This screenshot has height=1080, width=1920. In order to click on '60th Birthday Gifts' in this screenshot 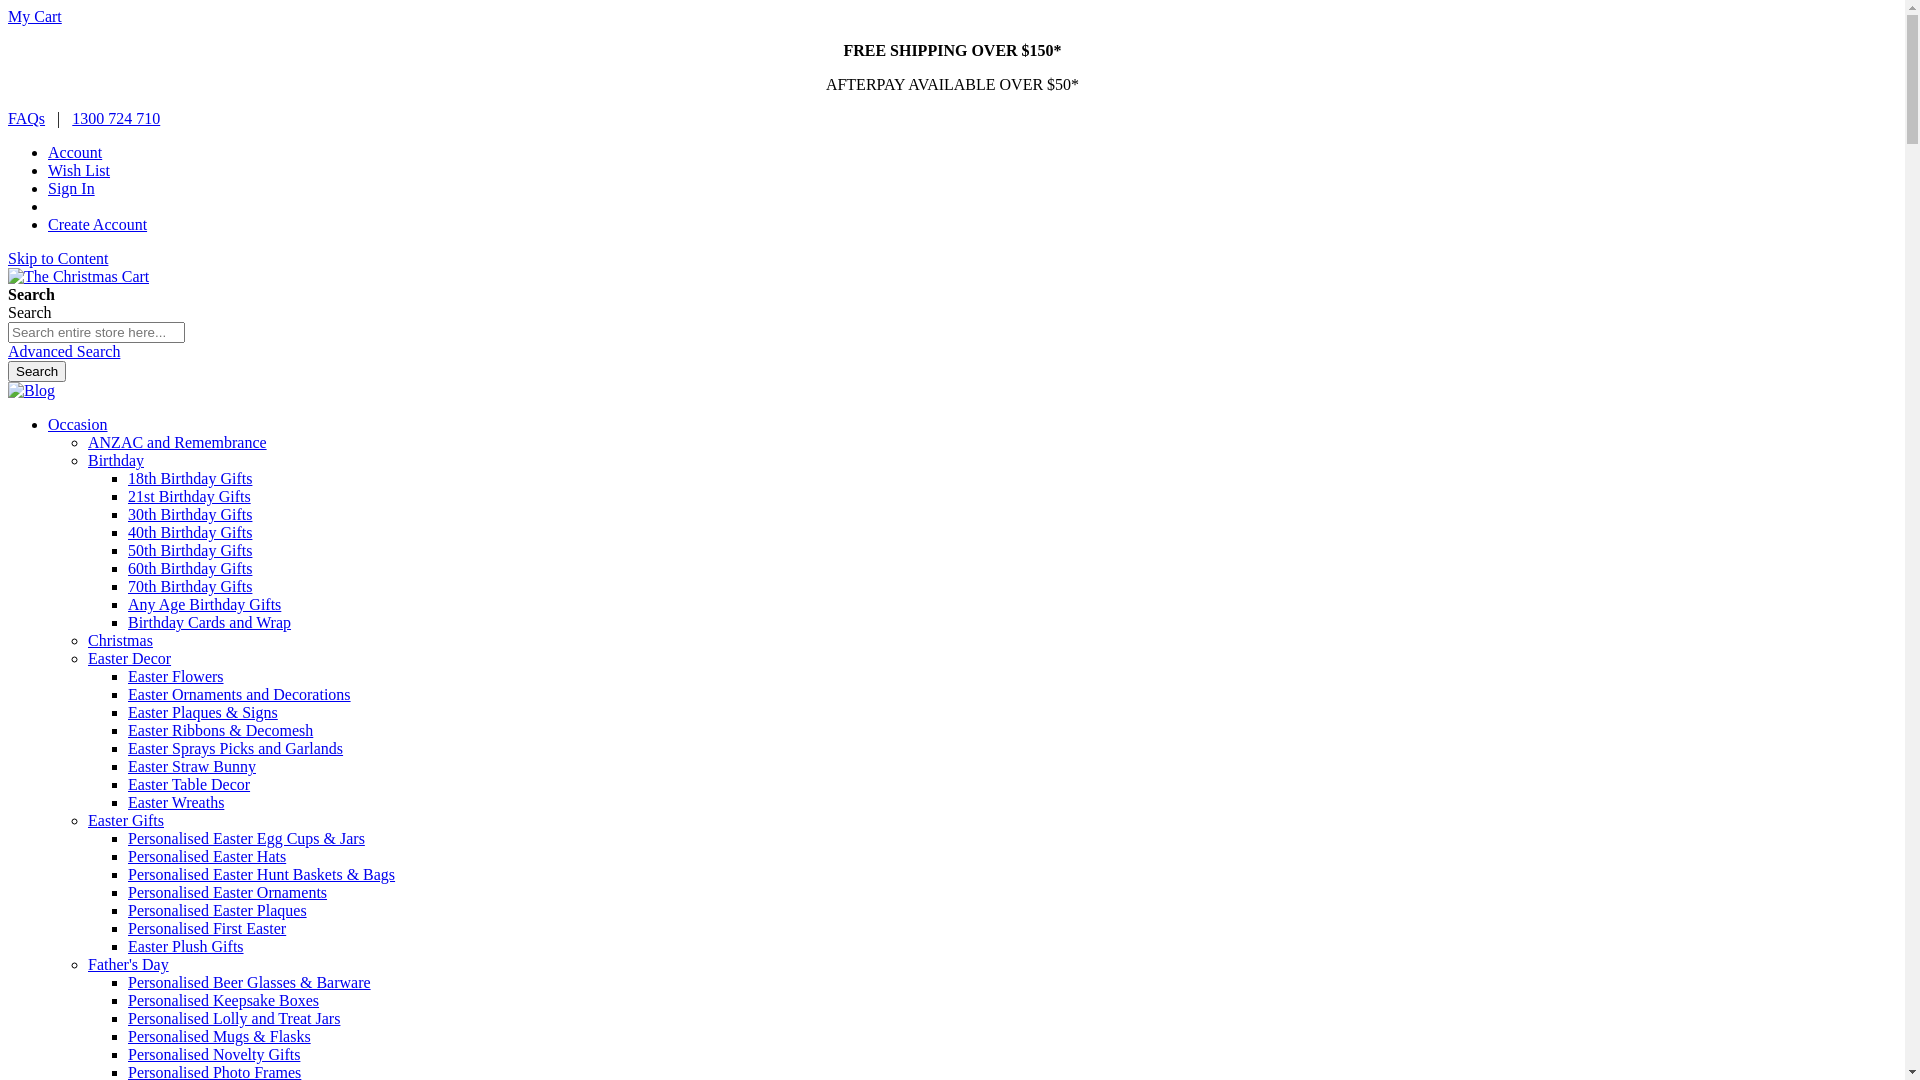, I will do `click(127, 568)`.